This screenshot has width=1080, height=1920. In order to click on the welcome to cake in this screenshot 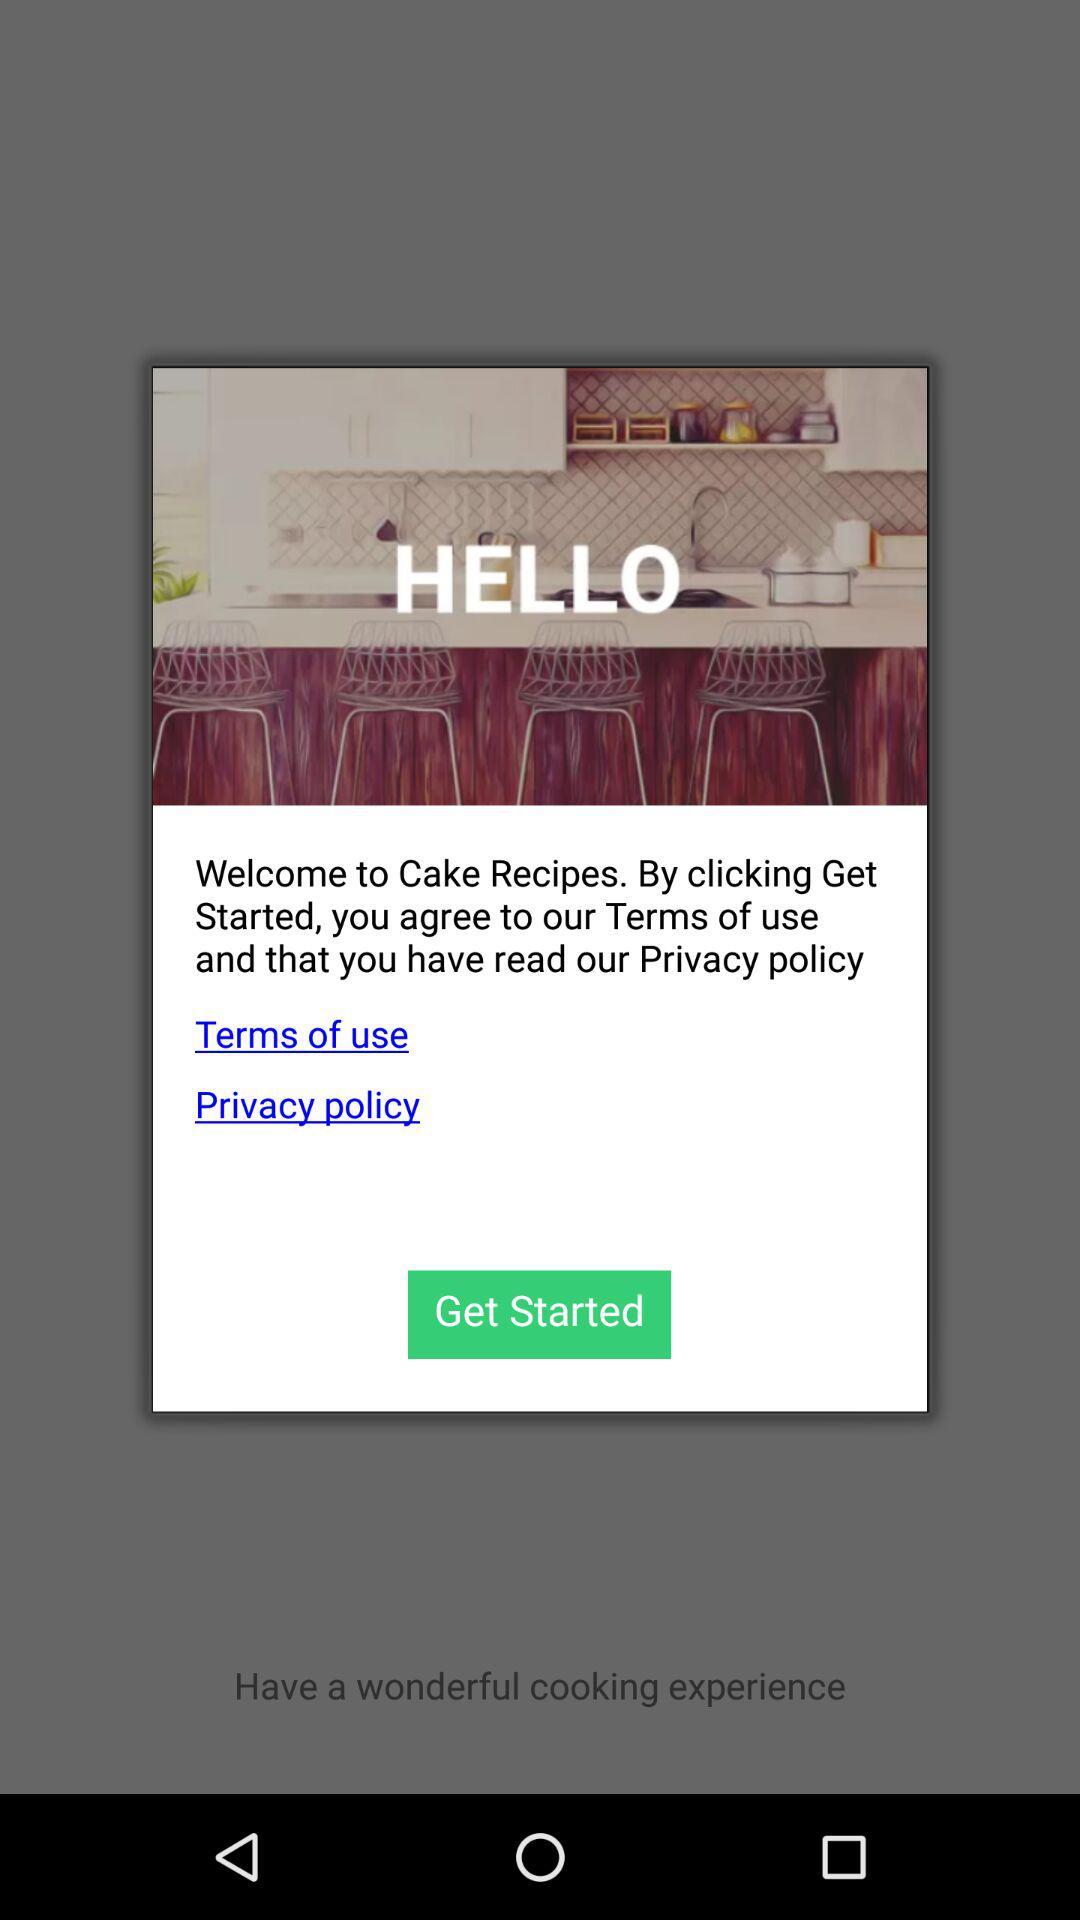, I will do `click(518, 898)`.